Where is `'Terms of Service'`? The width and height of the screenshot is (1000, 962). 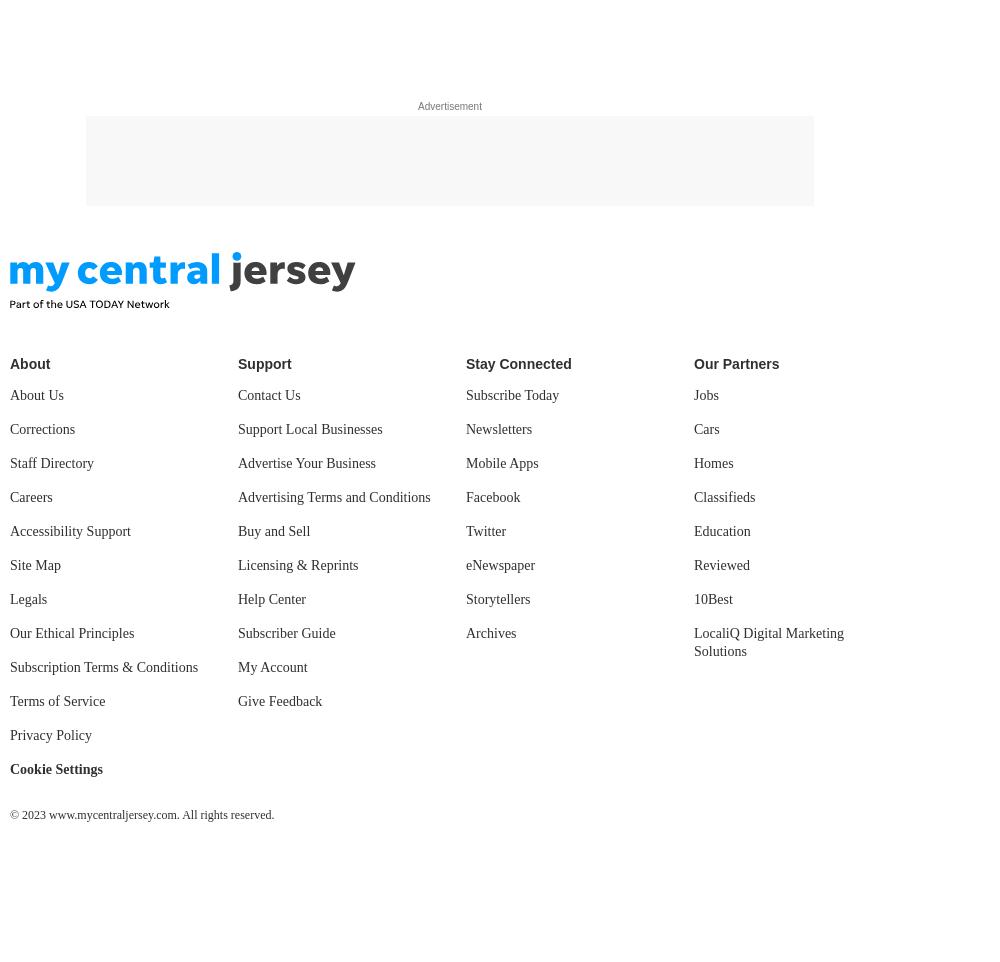 'Terms of Service' is located at coordinates (57, 700).